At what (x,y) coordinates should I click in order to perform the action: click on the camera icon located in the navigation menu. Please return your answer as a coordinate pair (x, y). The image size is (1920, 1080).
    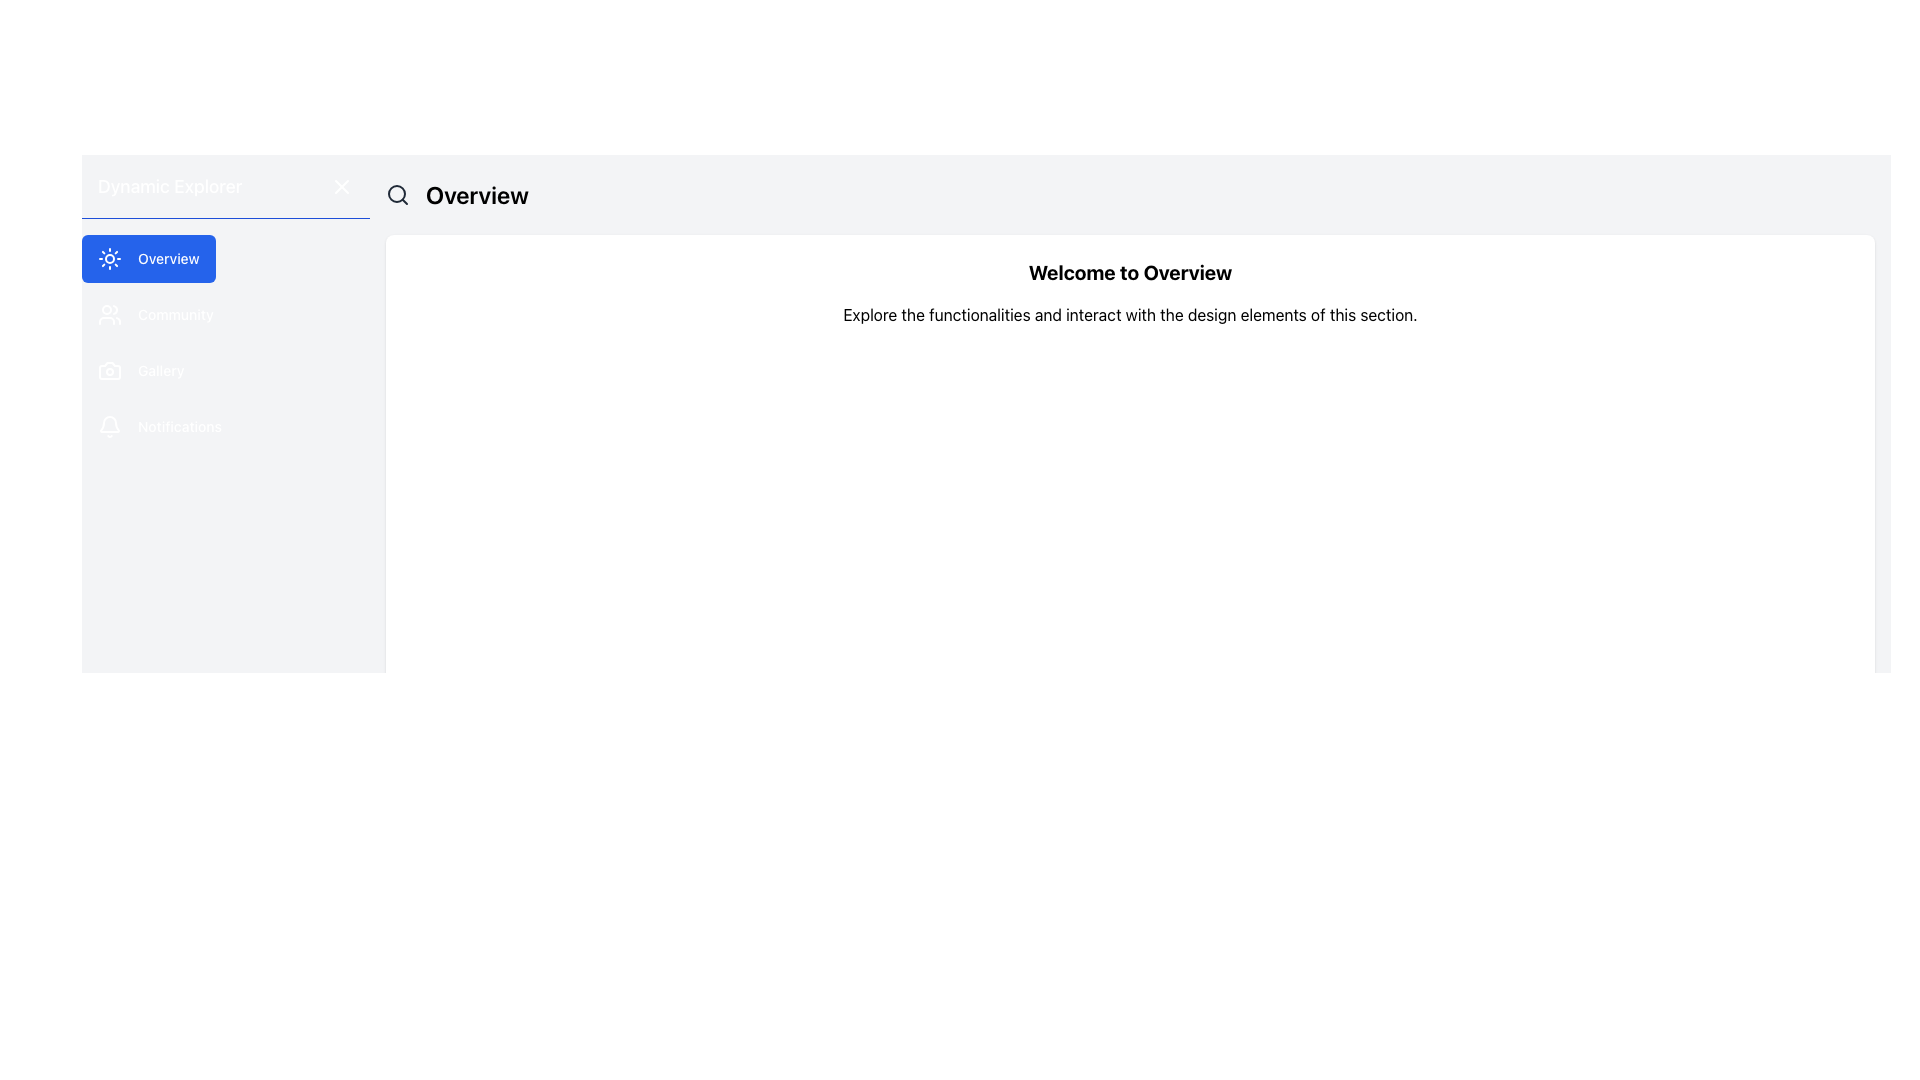
    Looking at the image, I should click on (109, 370).